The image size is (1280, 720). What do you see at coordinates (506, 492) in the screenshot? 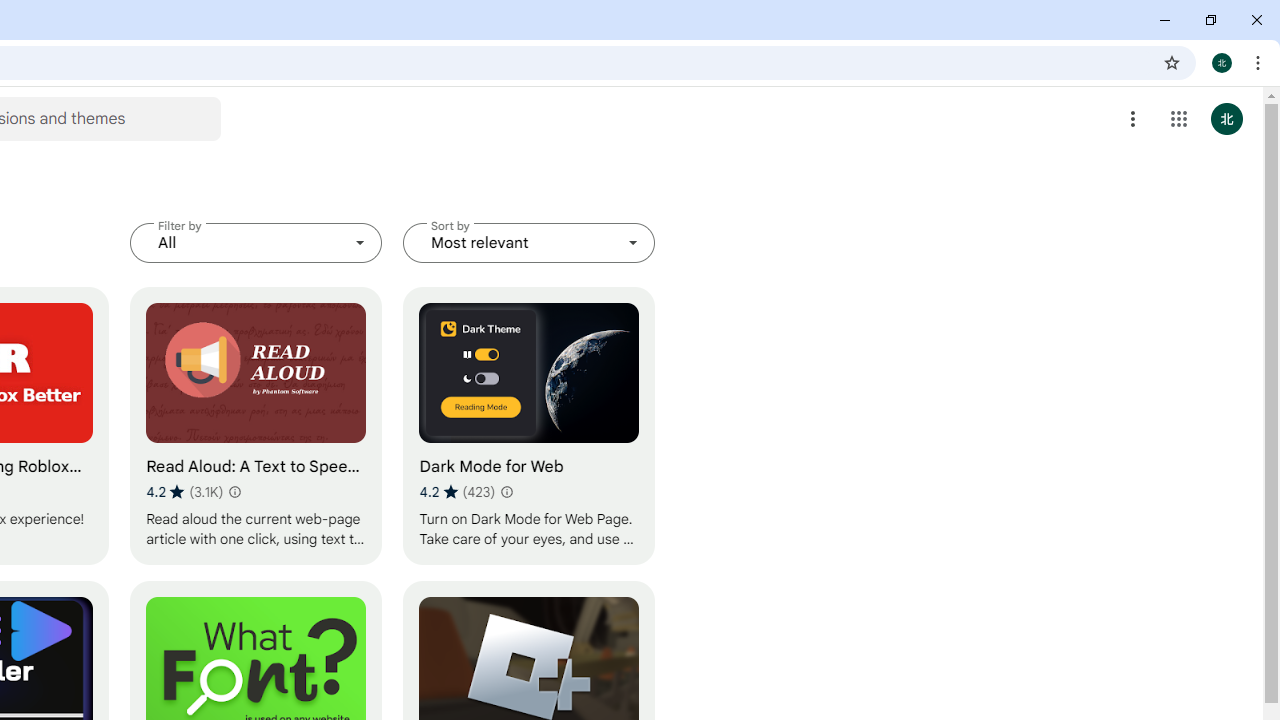
I see `'Learn more about results and reviews "Dark Mode for Web"'` at bounding box center [506, 492].